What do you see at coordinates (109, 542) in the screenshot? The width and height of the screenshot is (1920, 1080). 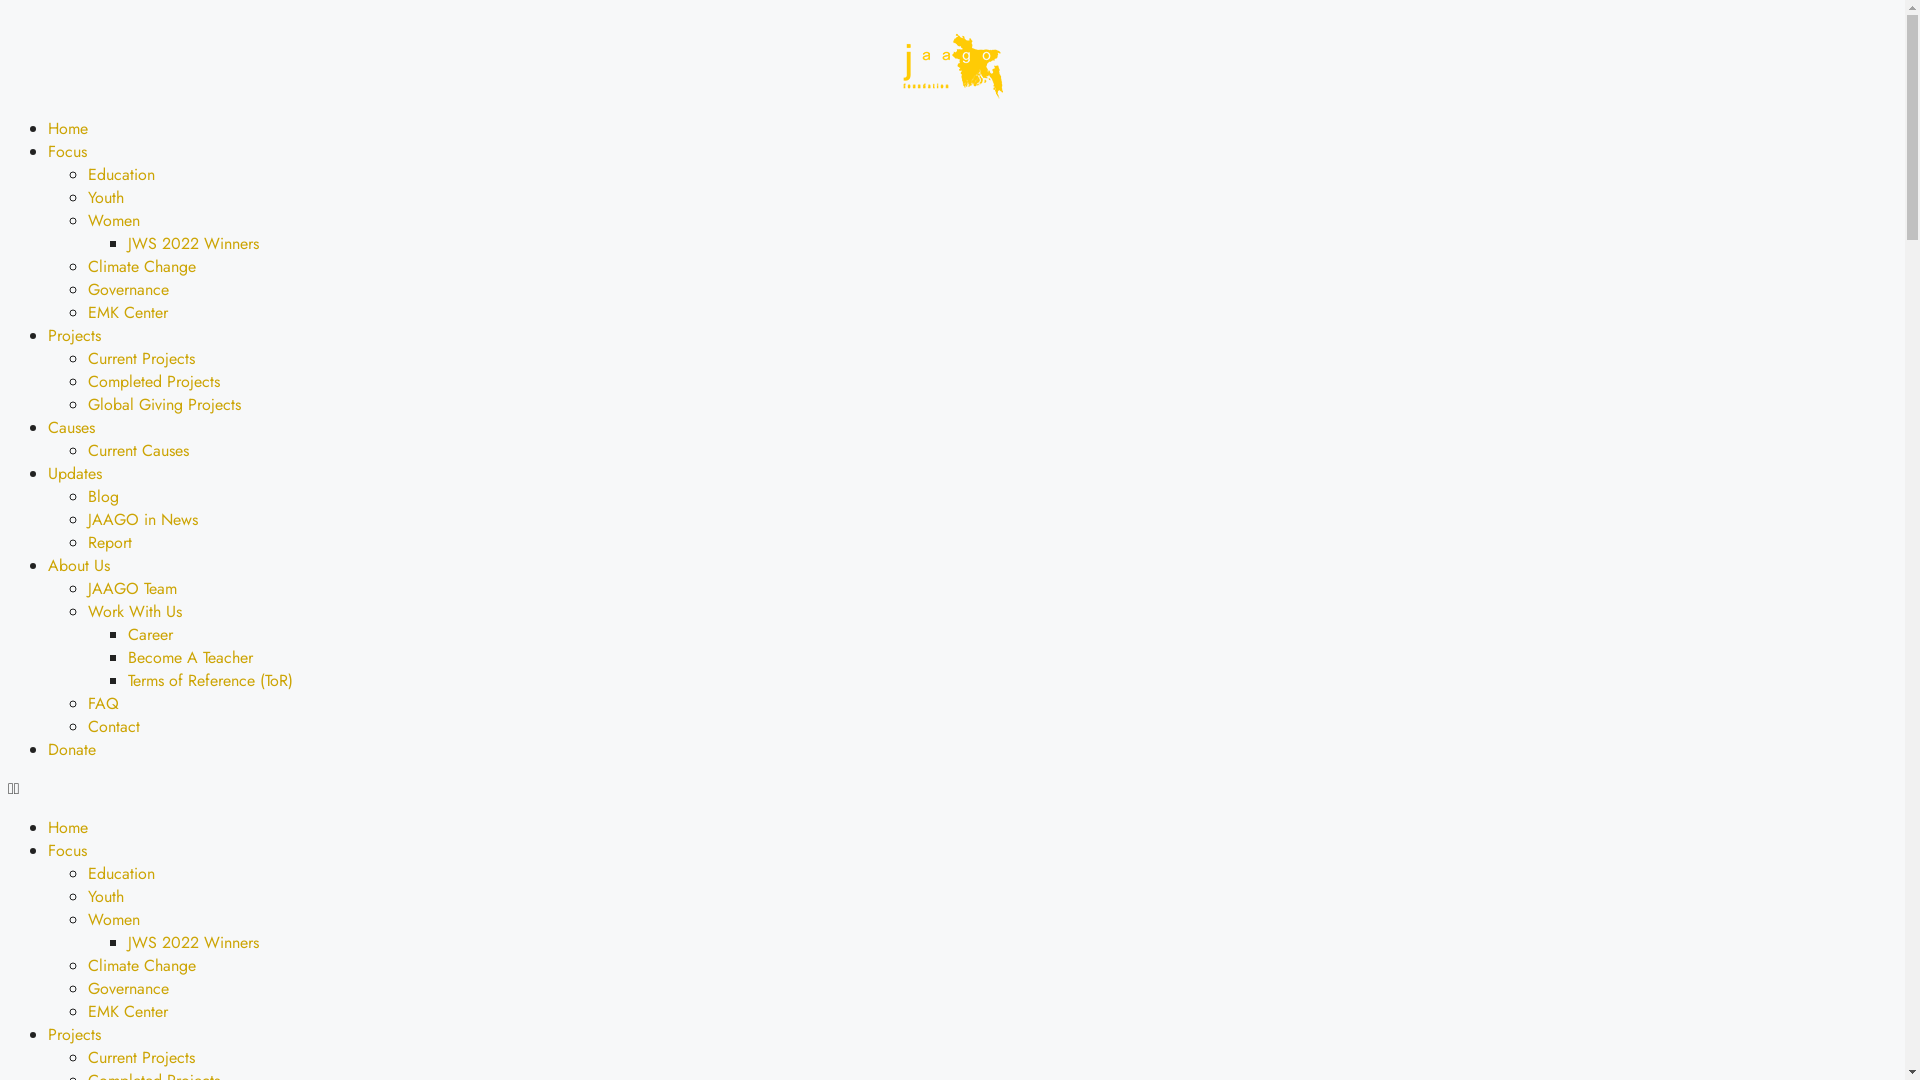 I see `'Report'` at bounding box center [109, 542].